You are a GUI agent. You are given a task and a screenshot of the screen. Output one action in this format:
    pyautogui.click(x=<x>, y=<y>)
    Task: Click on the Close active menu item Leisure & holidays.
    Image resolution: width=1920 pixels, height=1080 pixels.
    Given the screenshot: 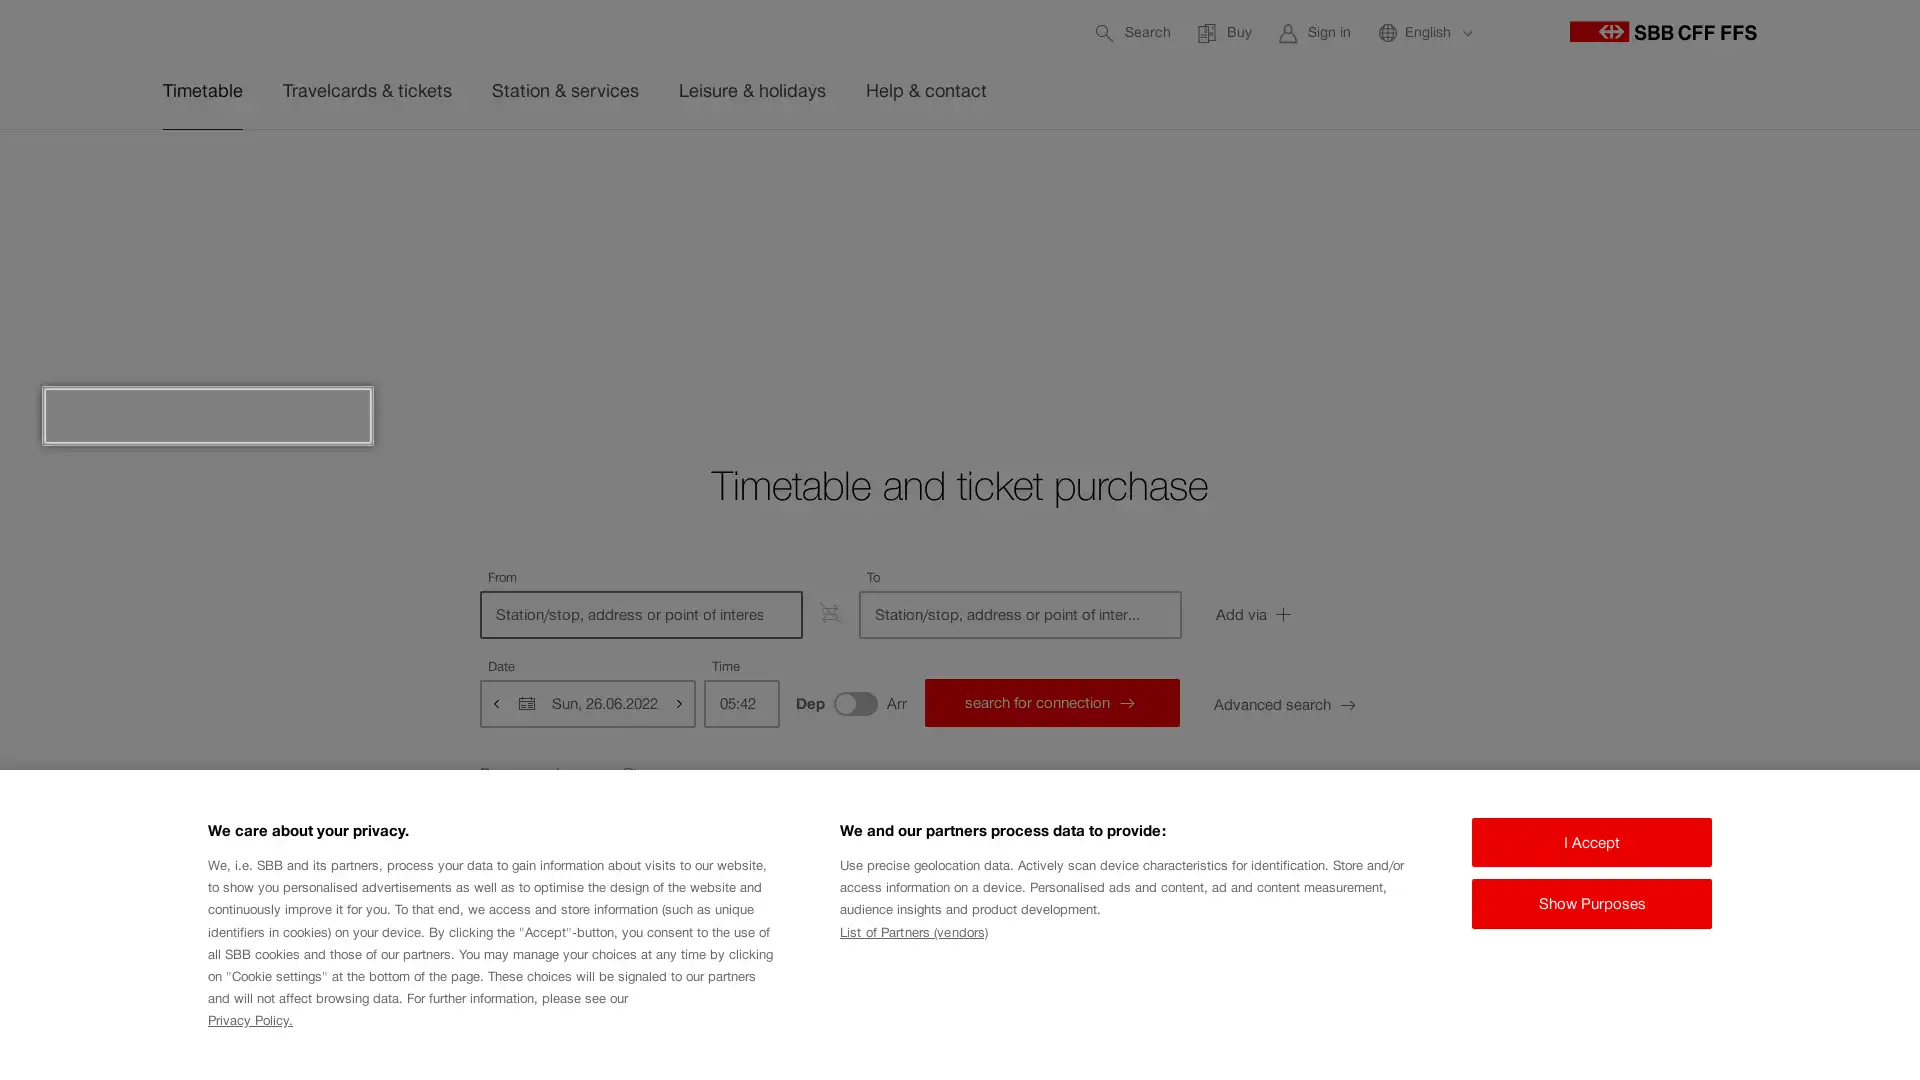 What is the action you would take?
    pyautogui.click(x=1780, y=176)
    